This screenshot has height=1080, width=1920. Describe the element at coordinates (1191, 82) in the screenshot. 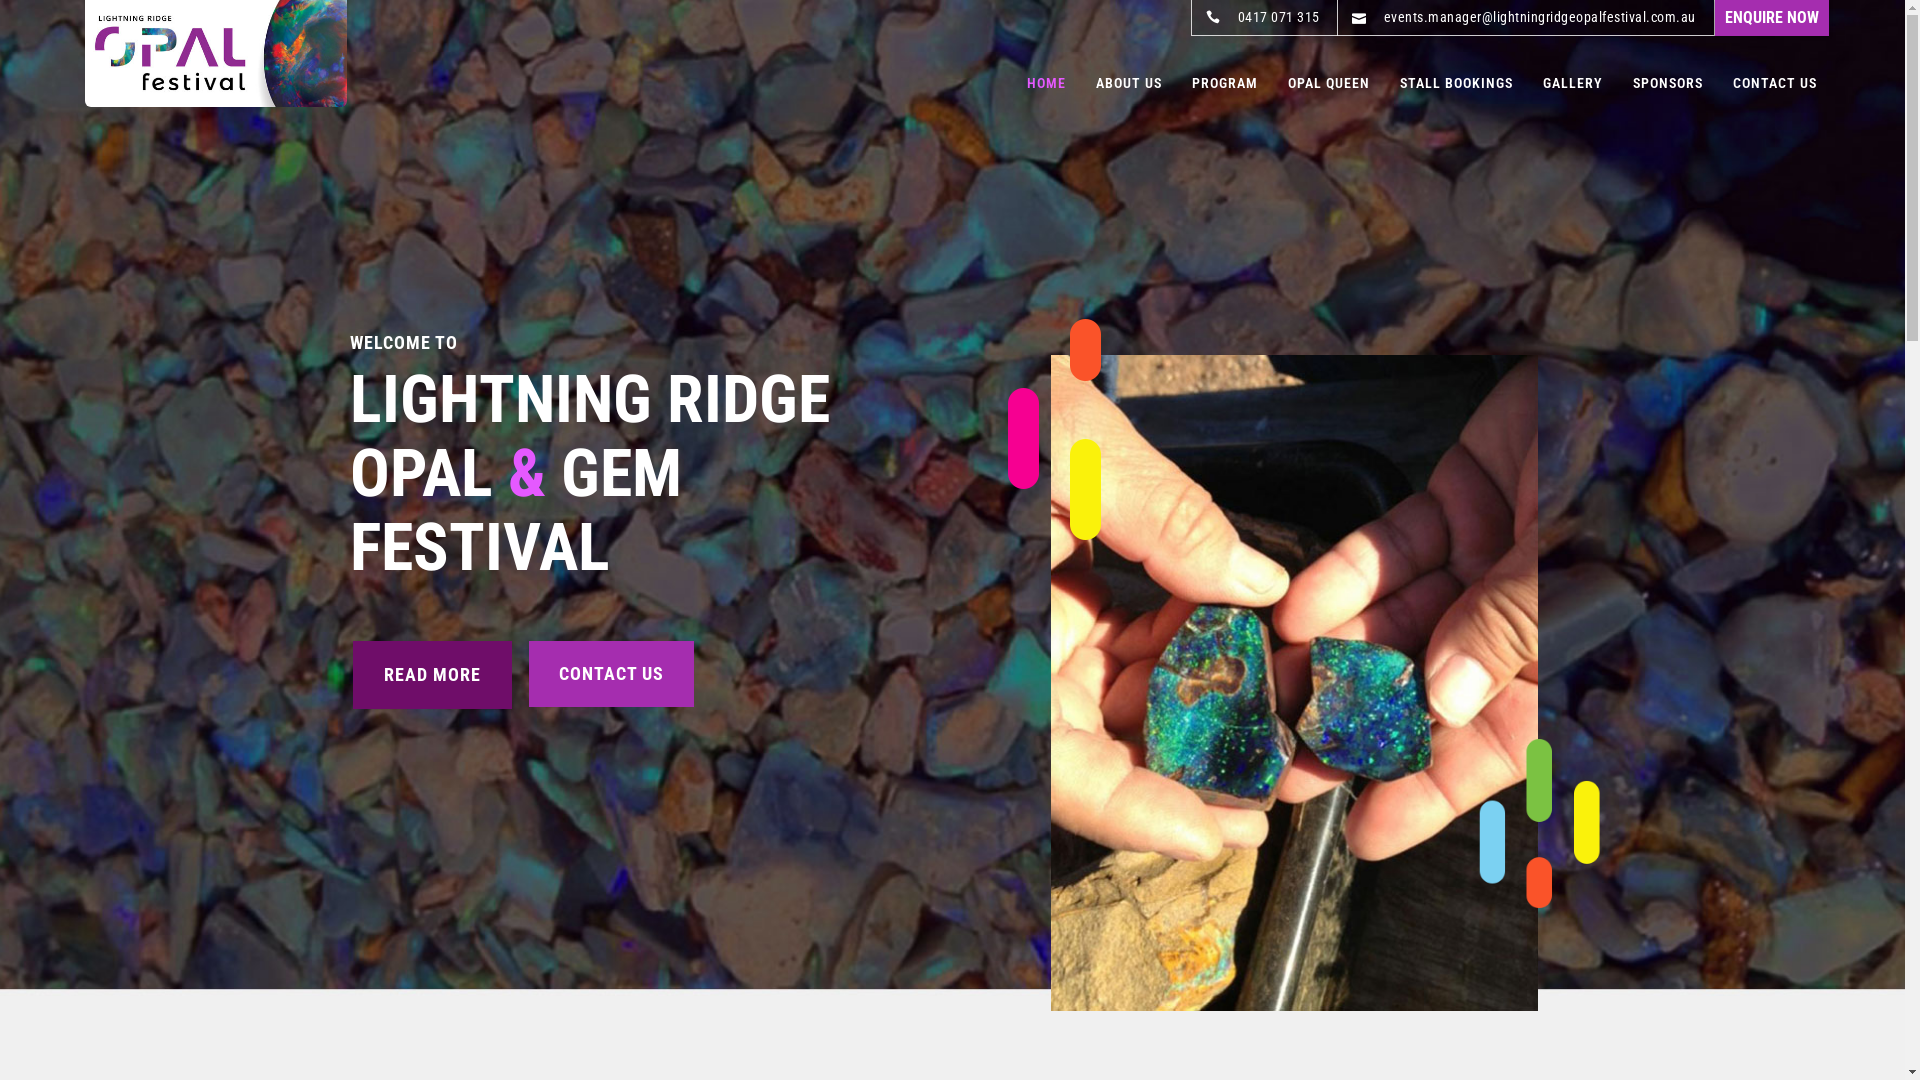

I see `'PROGRAM'` at that location.